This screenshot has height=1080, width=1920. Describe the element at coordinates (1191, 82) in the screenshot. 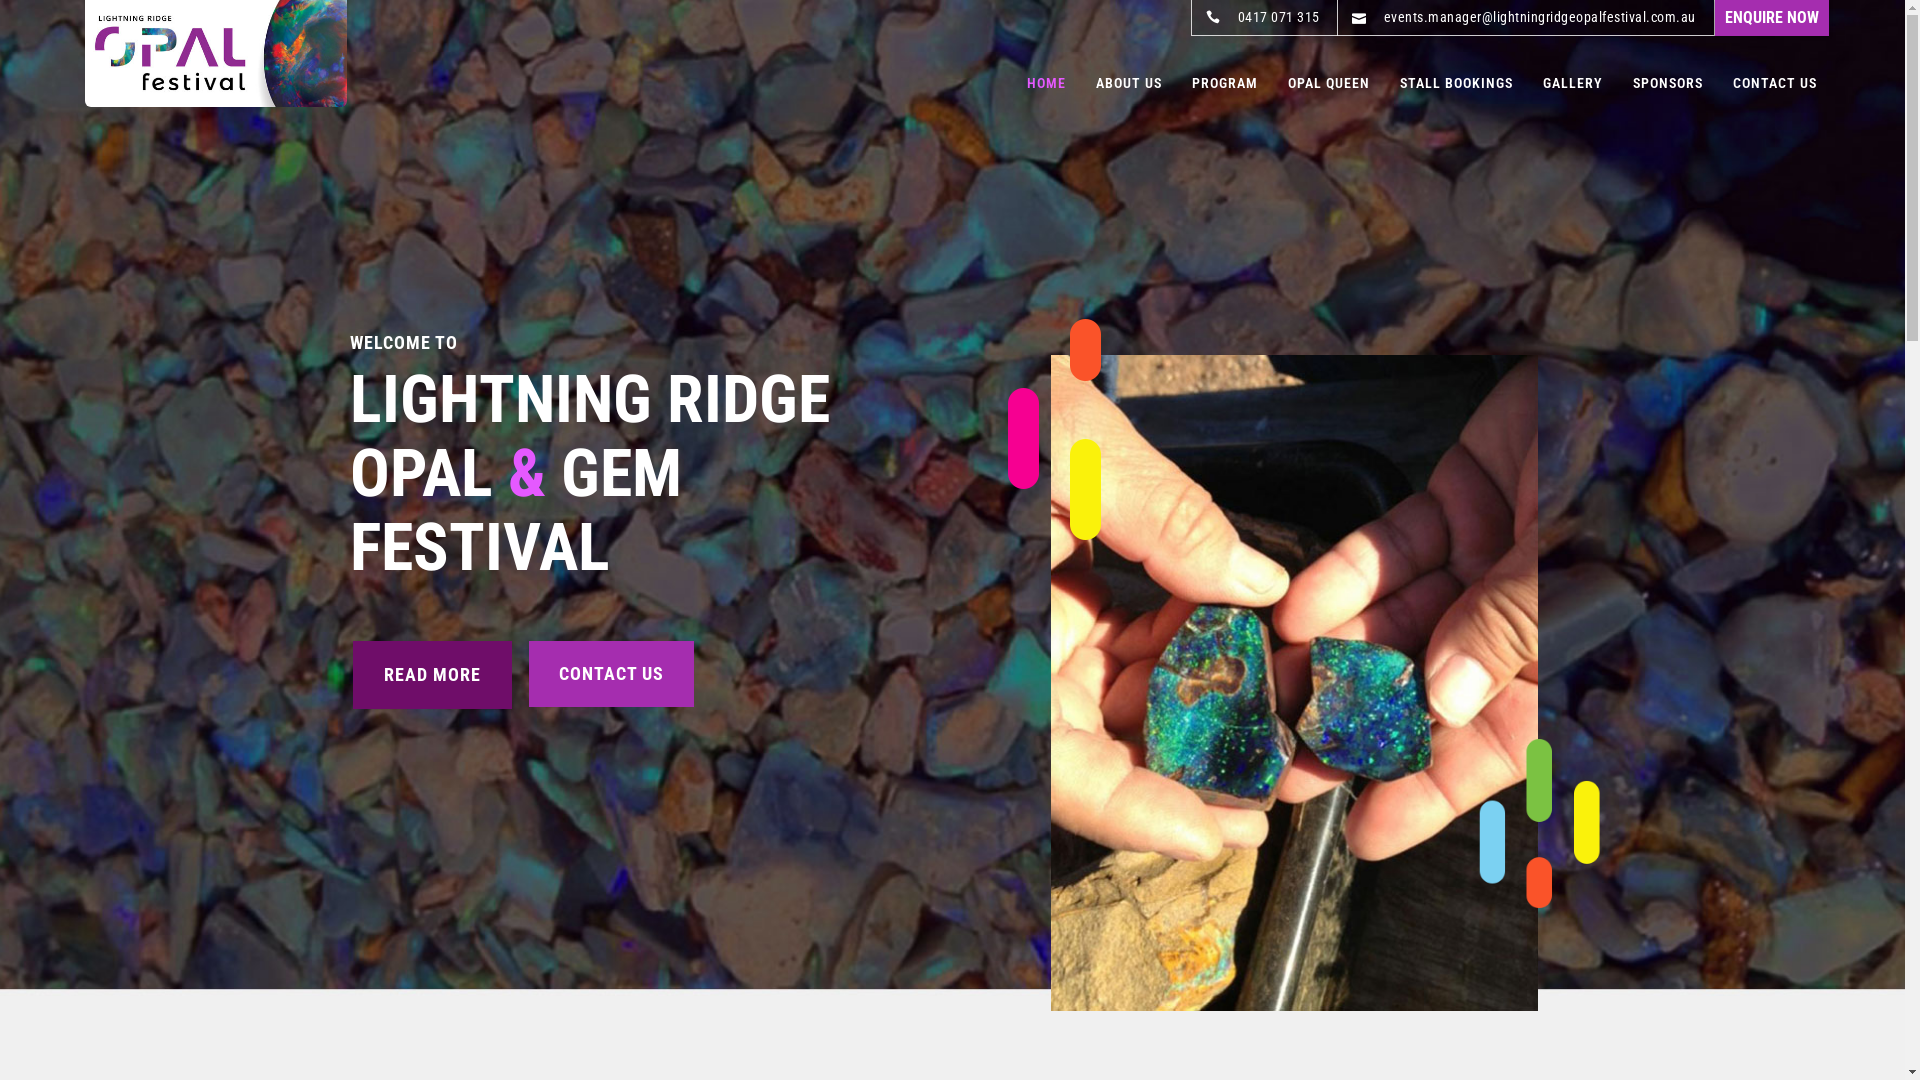

I see `'PROGRAM'` at that location.